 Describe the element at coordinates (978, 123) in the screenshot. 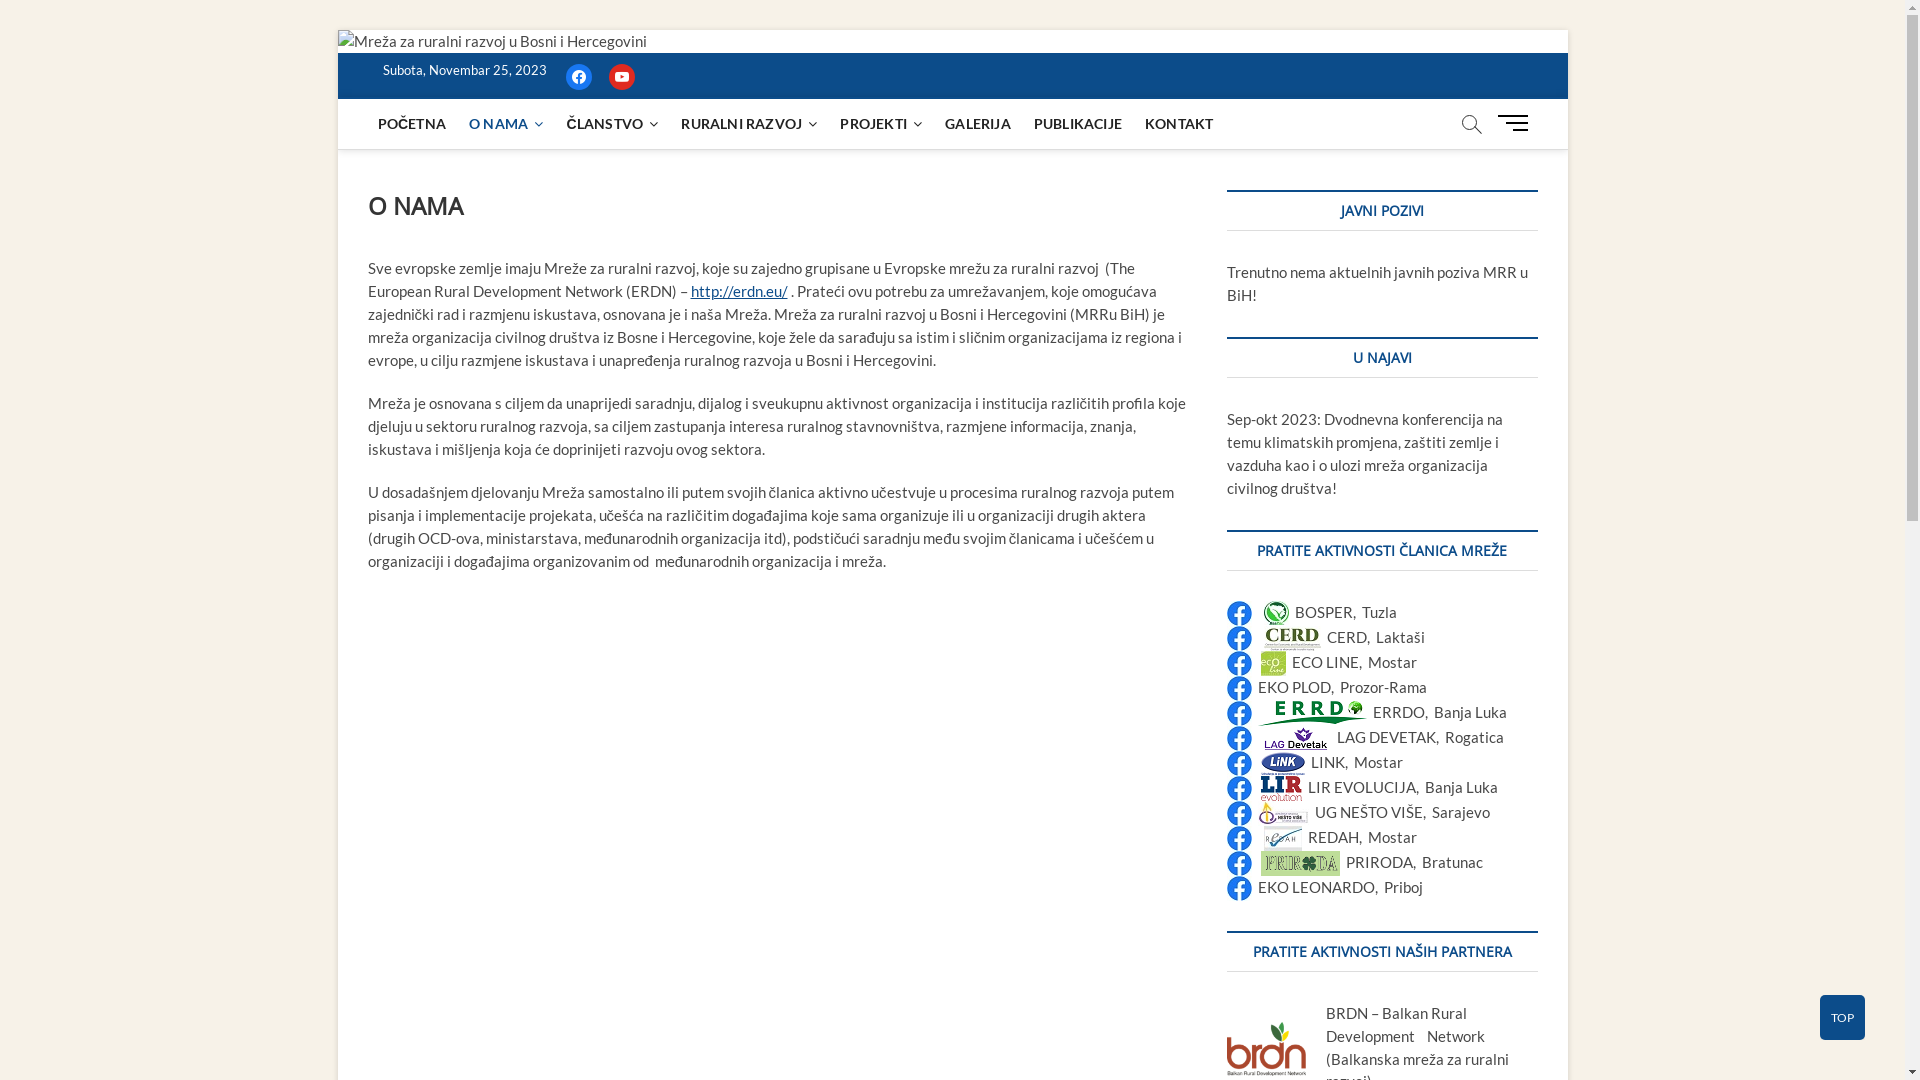

I see `'GALERIJA'` at that location.